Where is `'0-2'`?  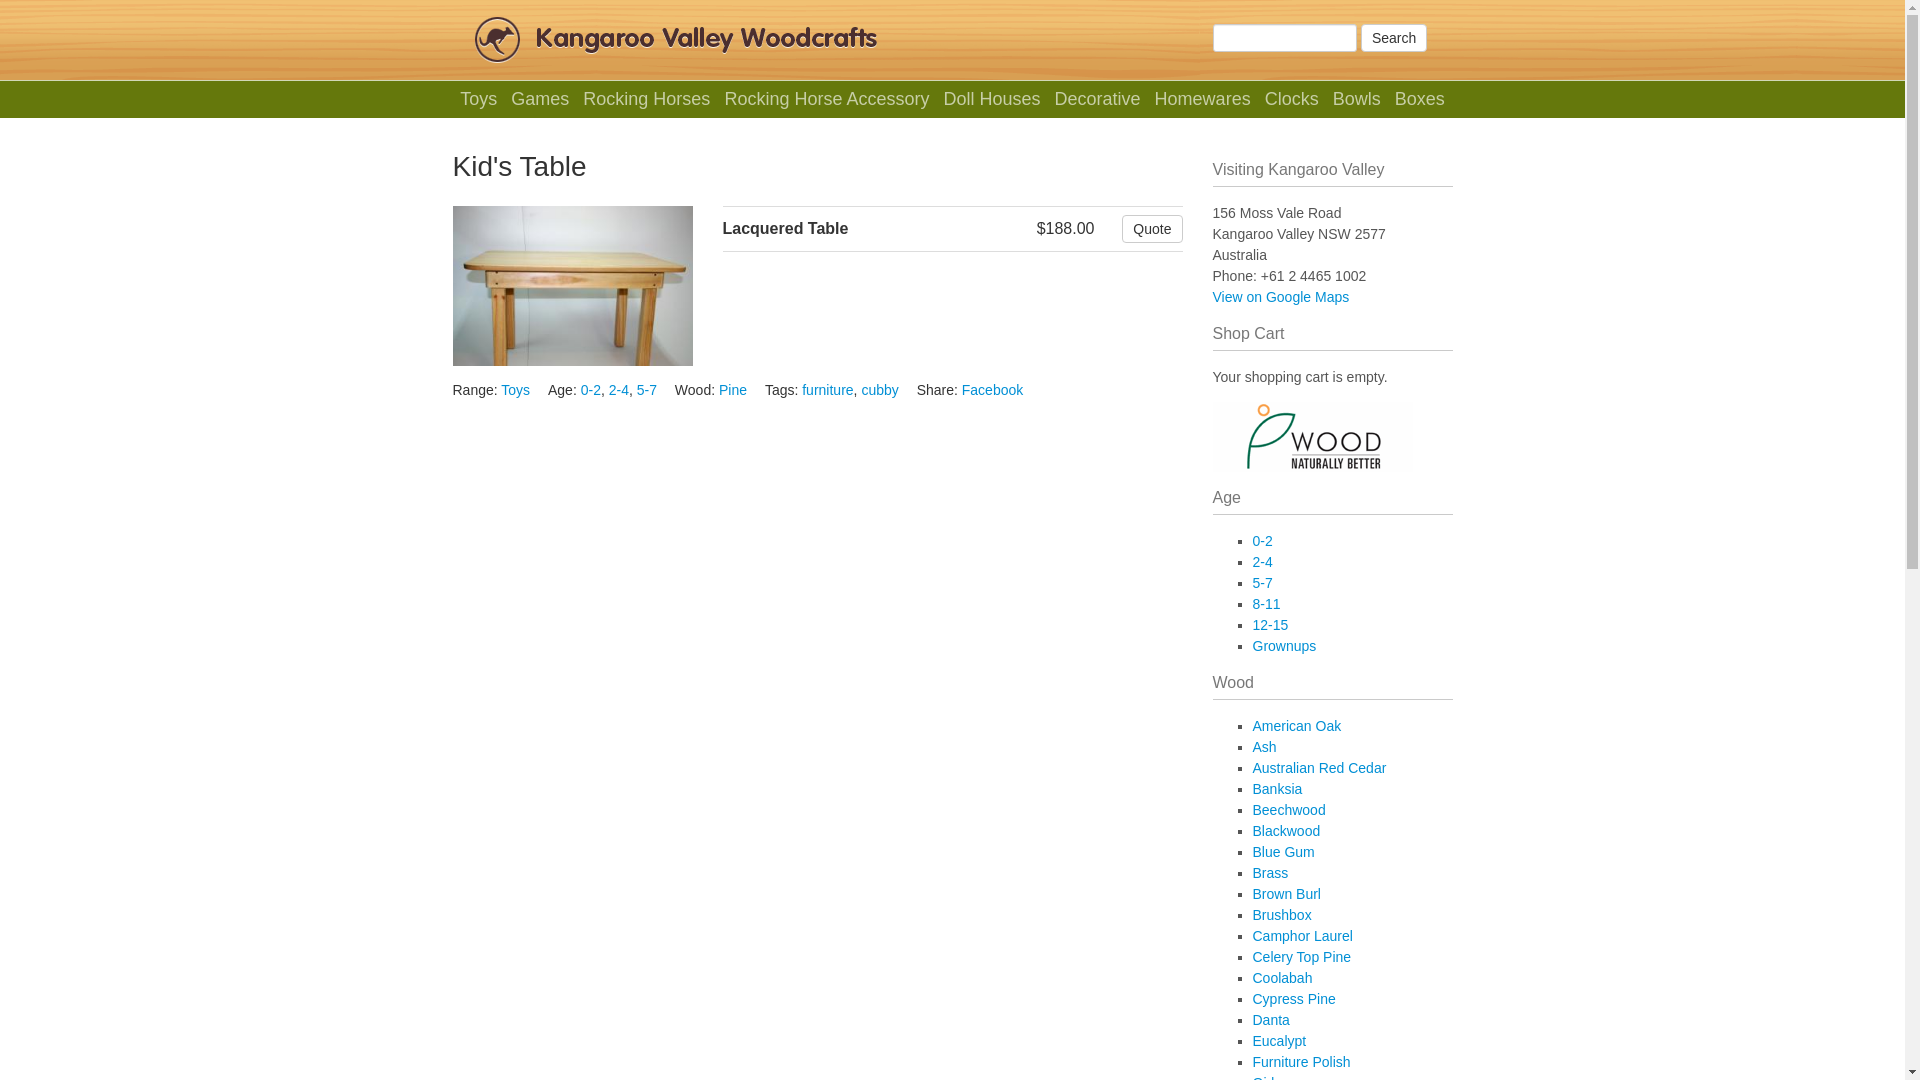 '0-2' is located at coordinates (589, 389).